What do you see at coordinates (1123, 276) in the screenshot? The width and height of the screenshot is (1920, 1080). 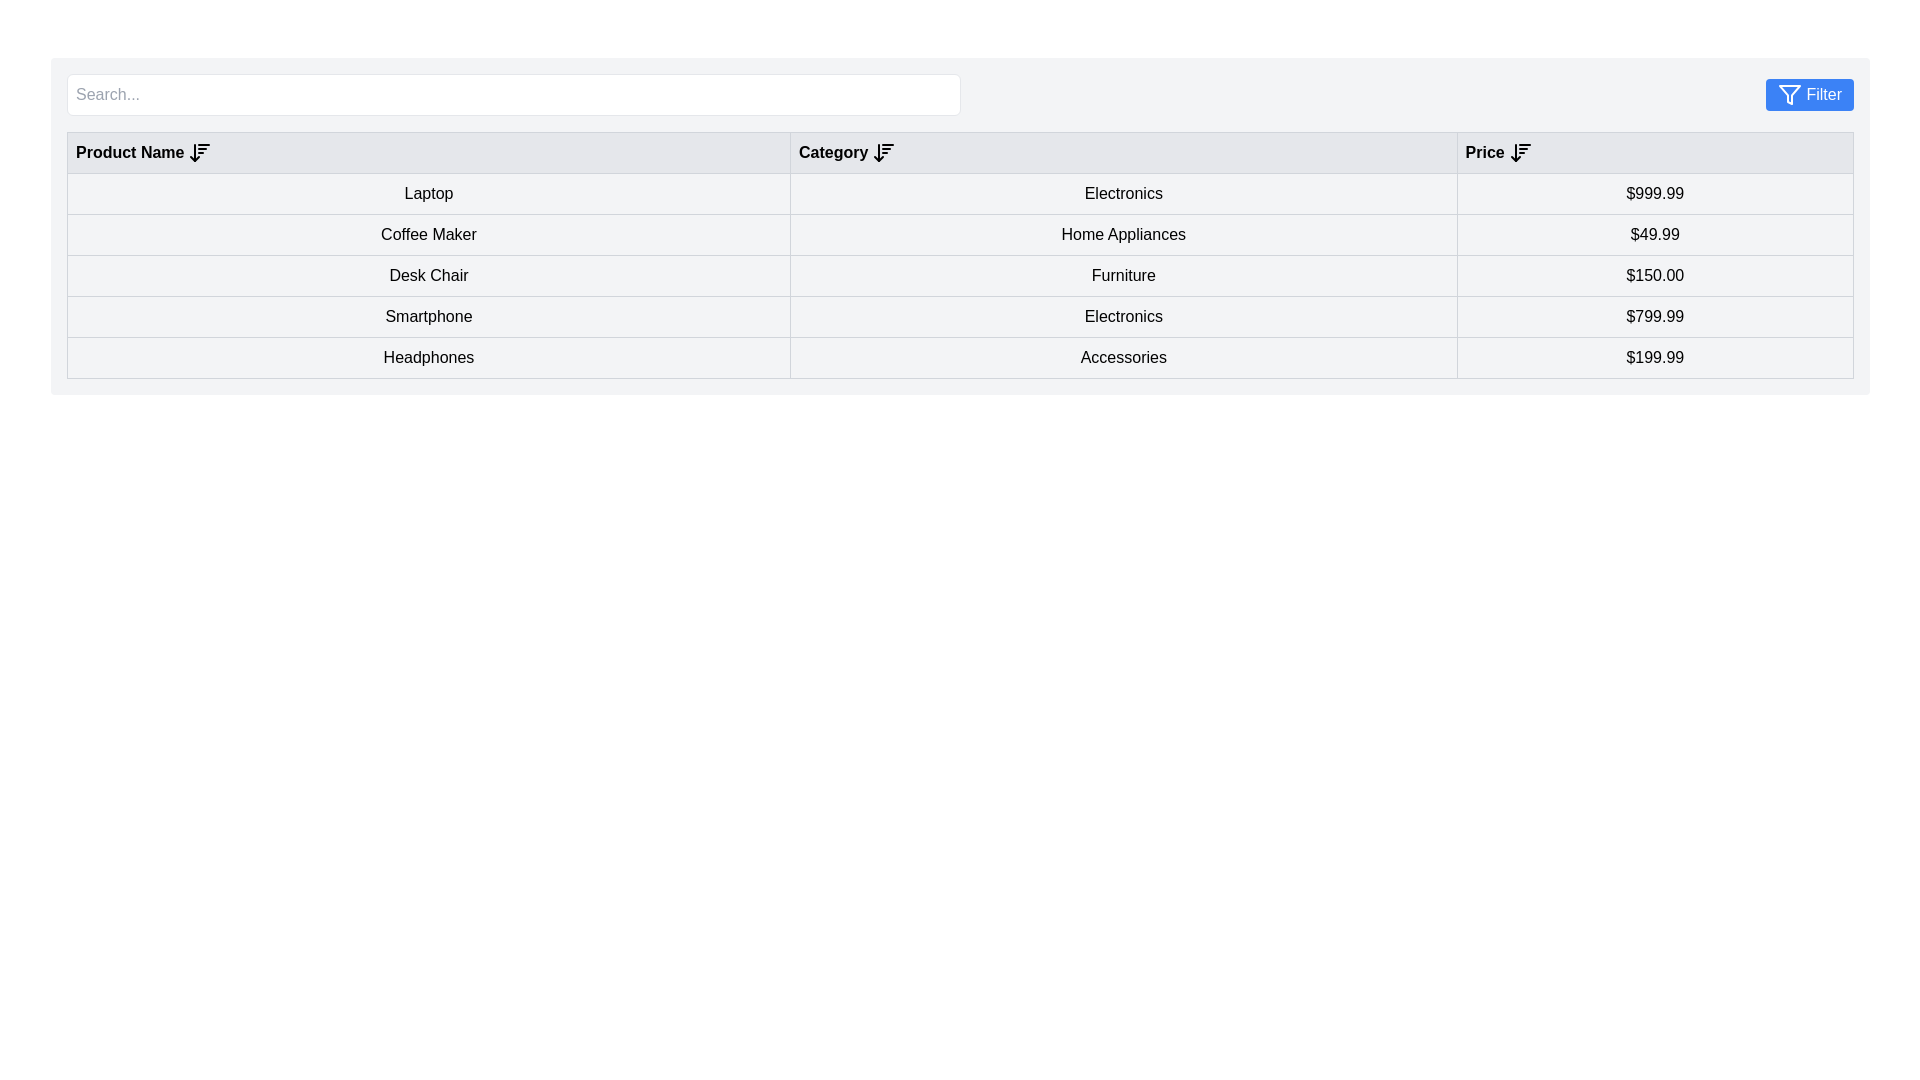 I see `the 'Furniture' category designation cell located in the third row of the table, between 'Desk Chair' and '$150.00'` at bounding box center [1123, 276].